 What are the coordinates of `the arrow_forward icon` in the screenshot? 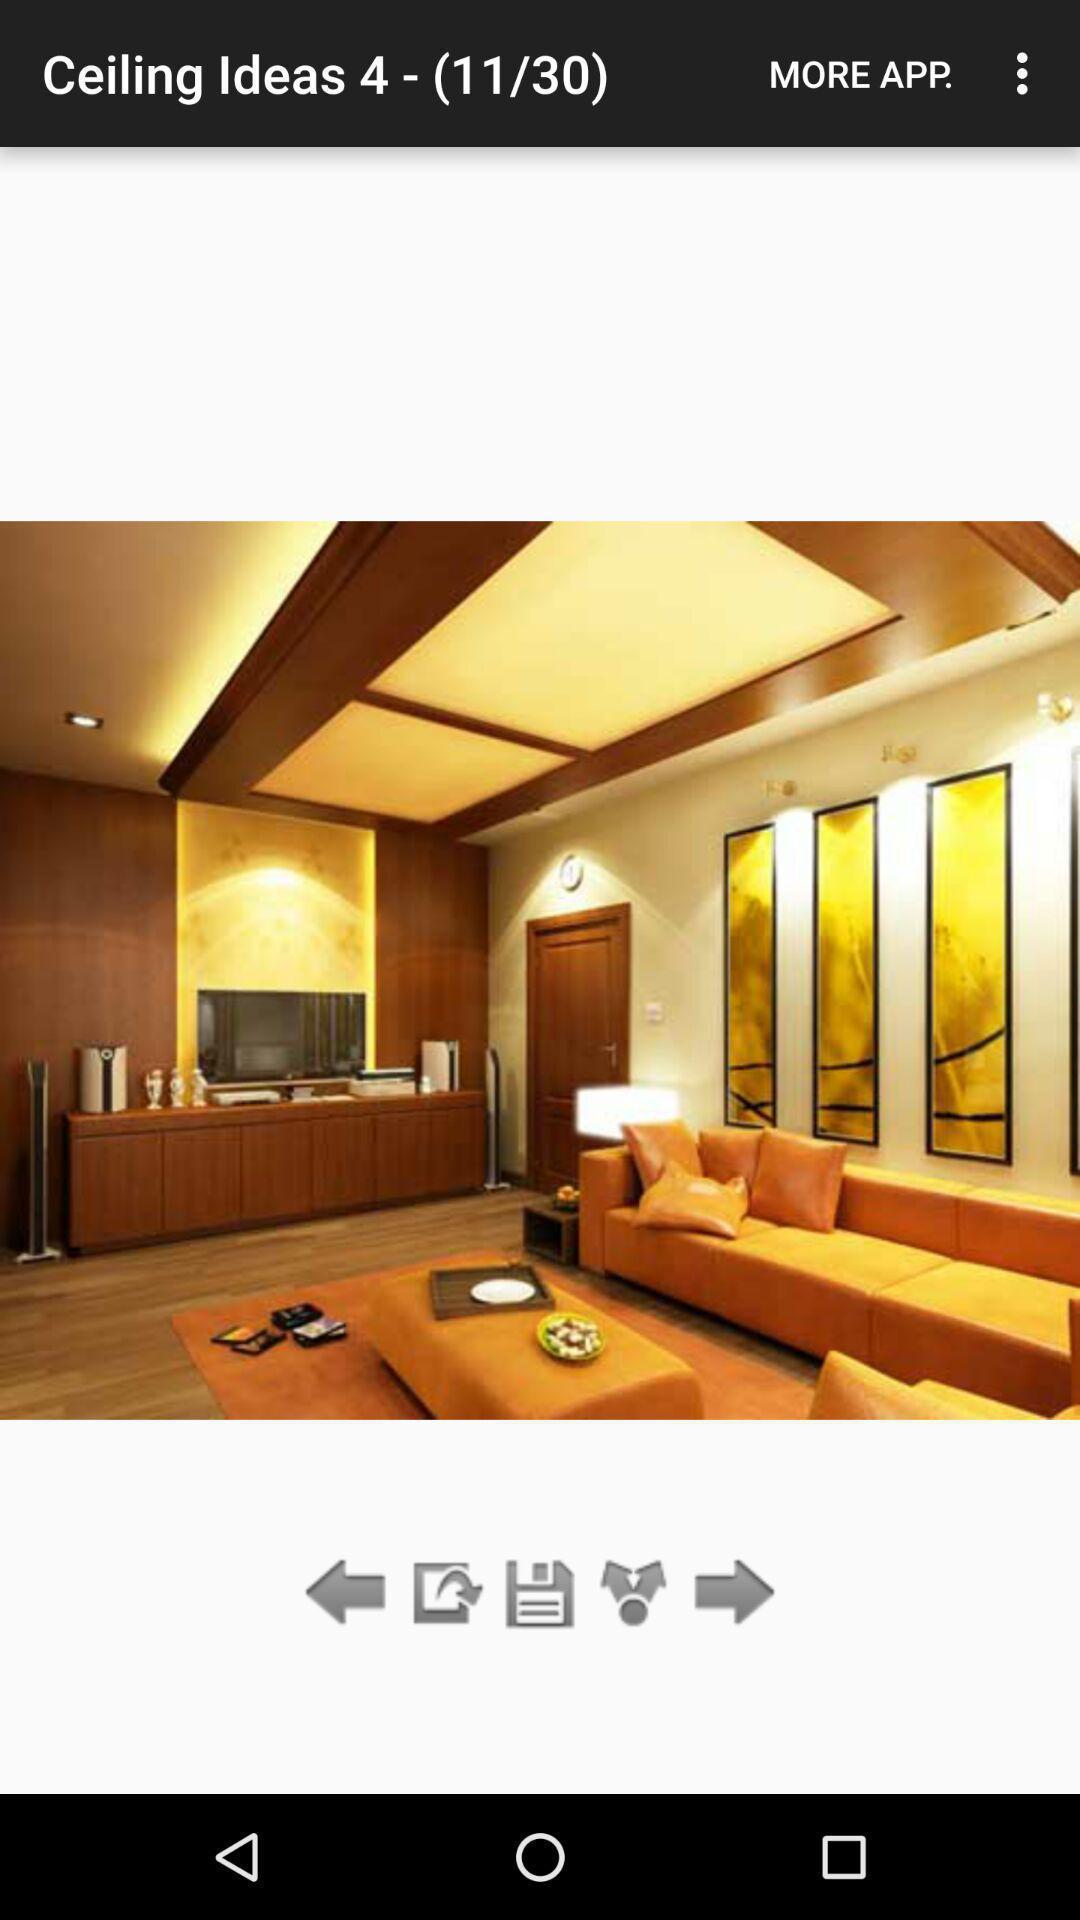 It's located at (729, 1593).